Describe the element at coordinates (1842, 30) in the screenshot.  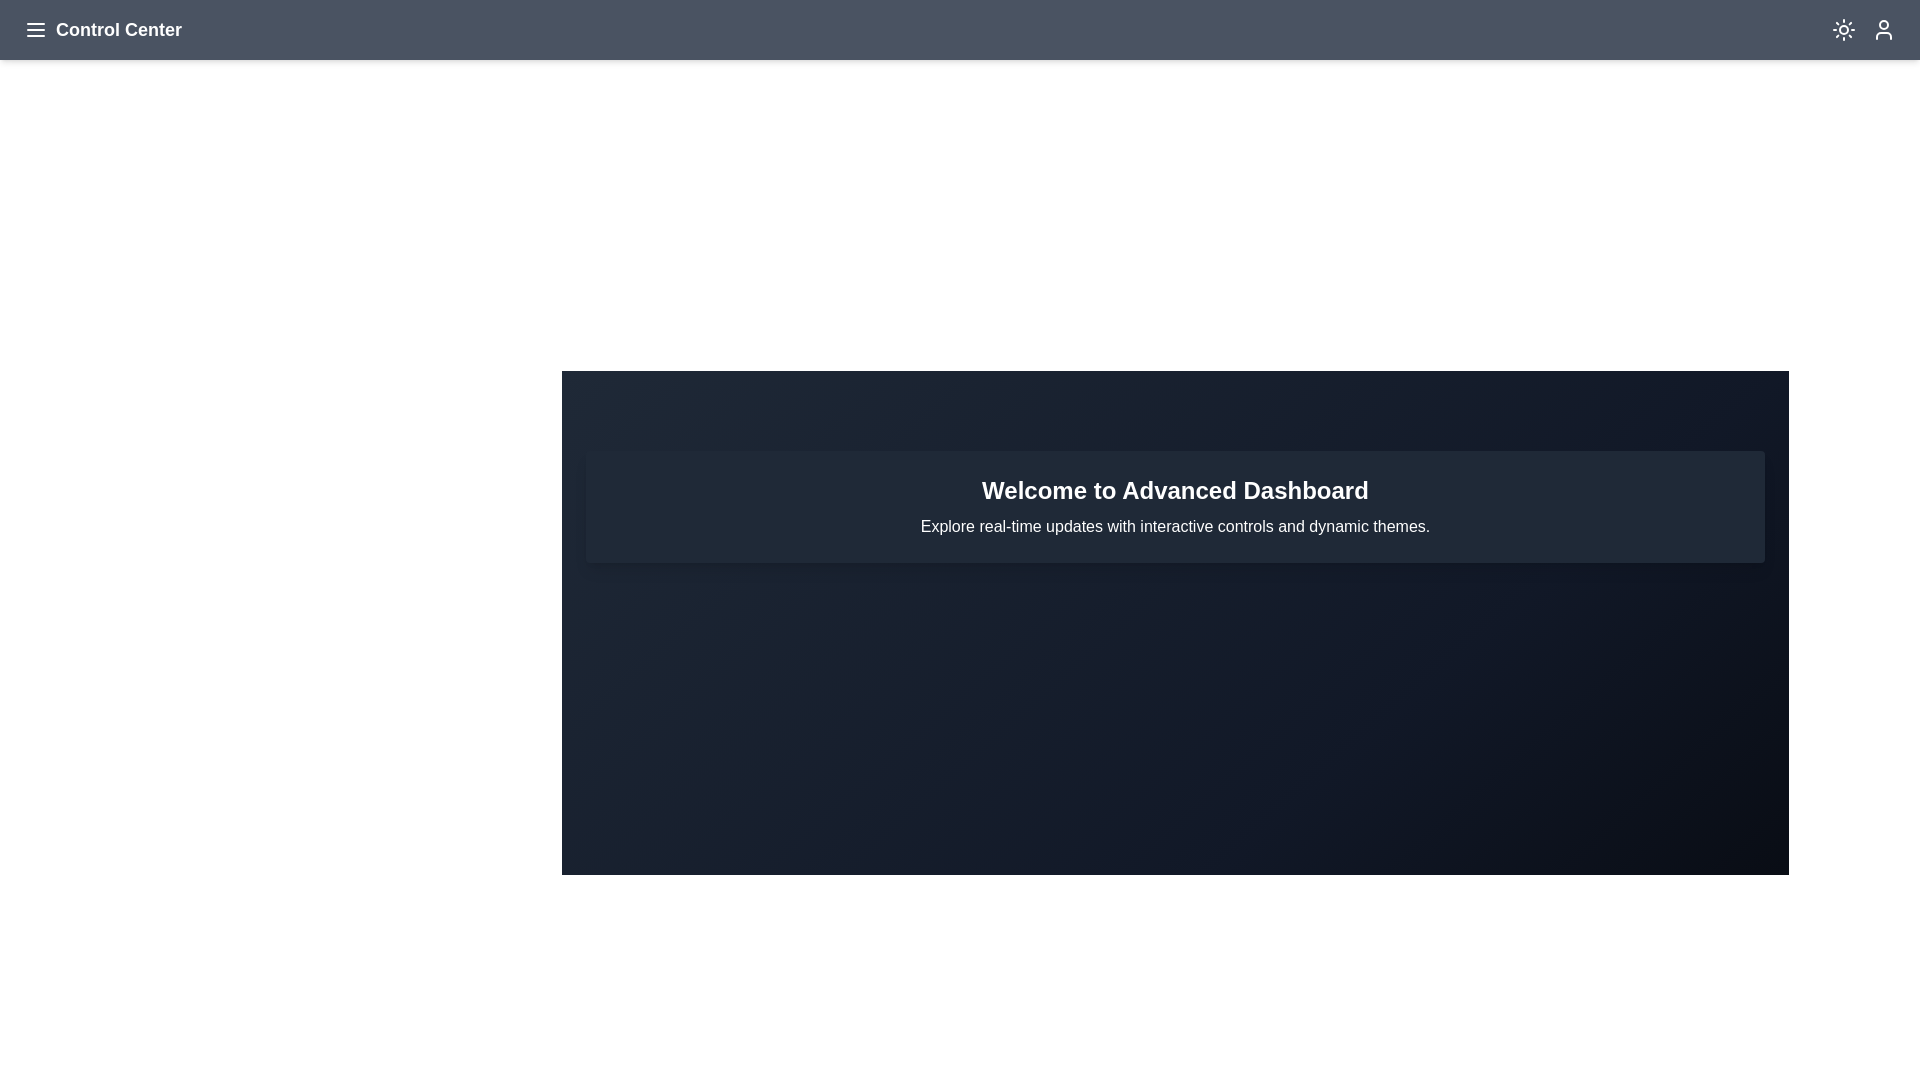
I see `the sun icon to toggle the theme to light mode` at that location.